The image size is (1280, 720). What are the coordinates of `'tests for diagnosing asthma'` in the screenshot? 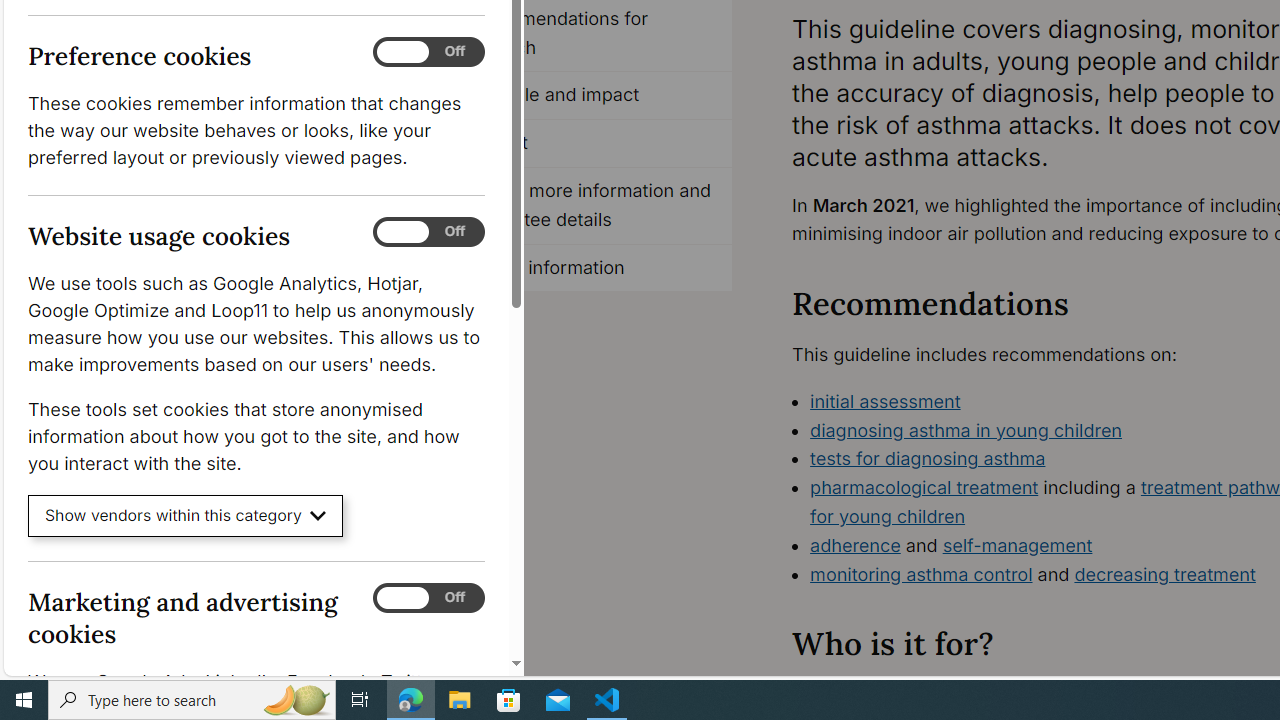 It's located at (927, 458).